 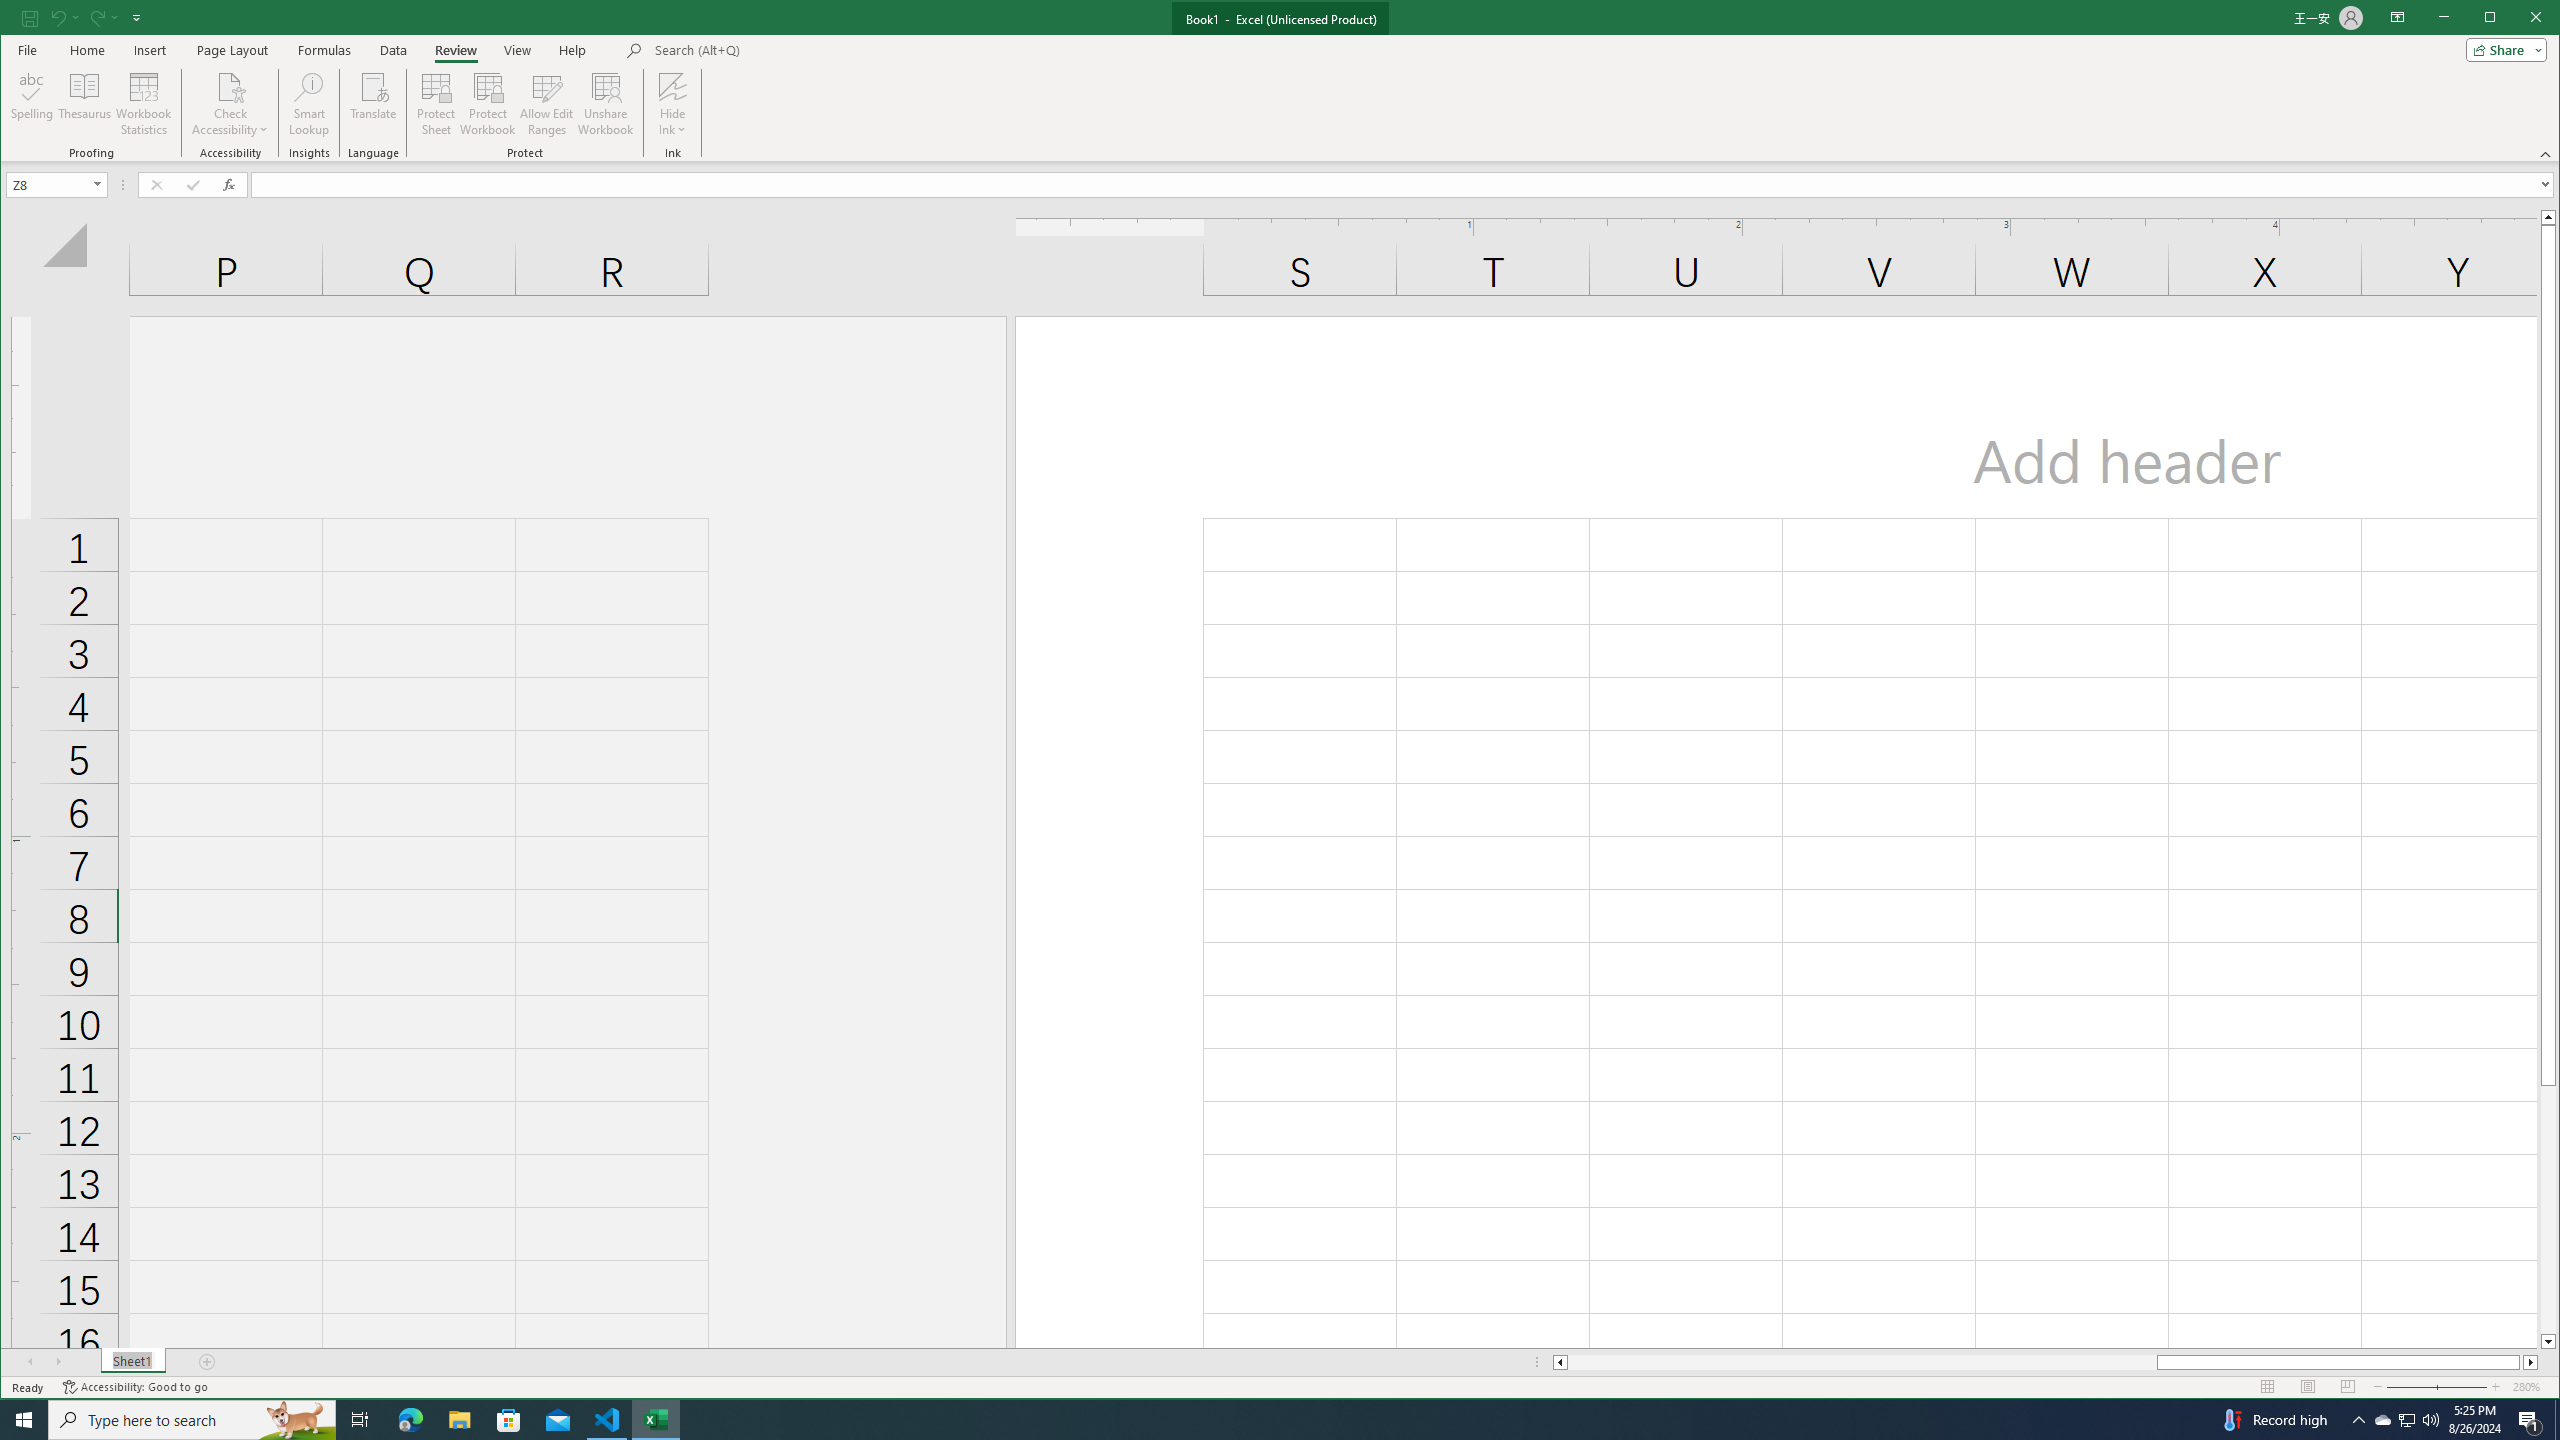 I want to click on 'Thesaurus...', so click(x=85, y=103).